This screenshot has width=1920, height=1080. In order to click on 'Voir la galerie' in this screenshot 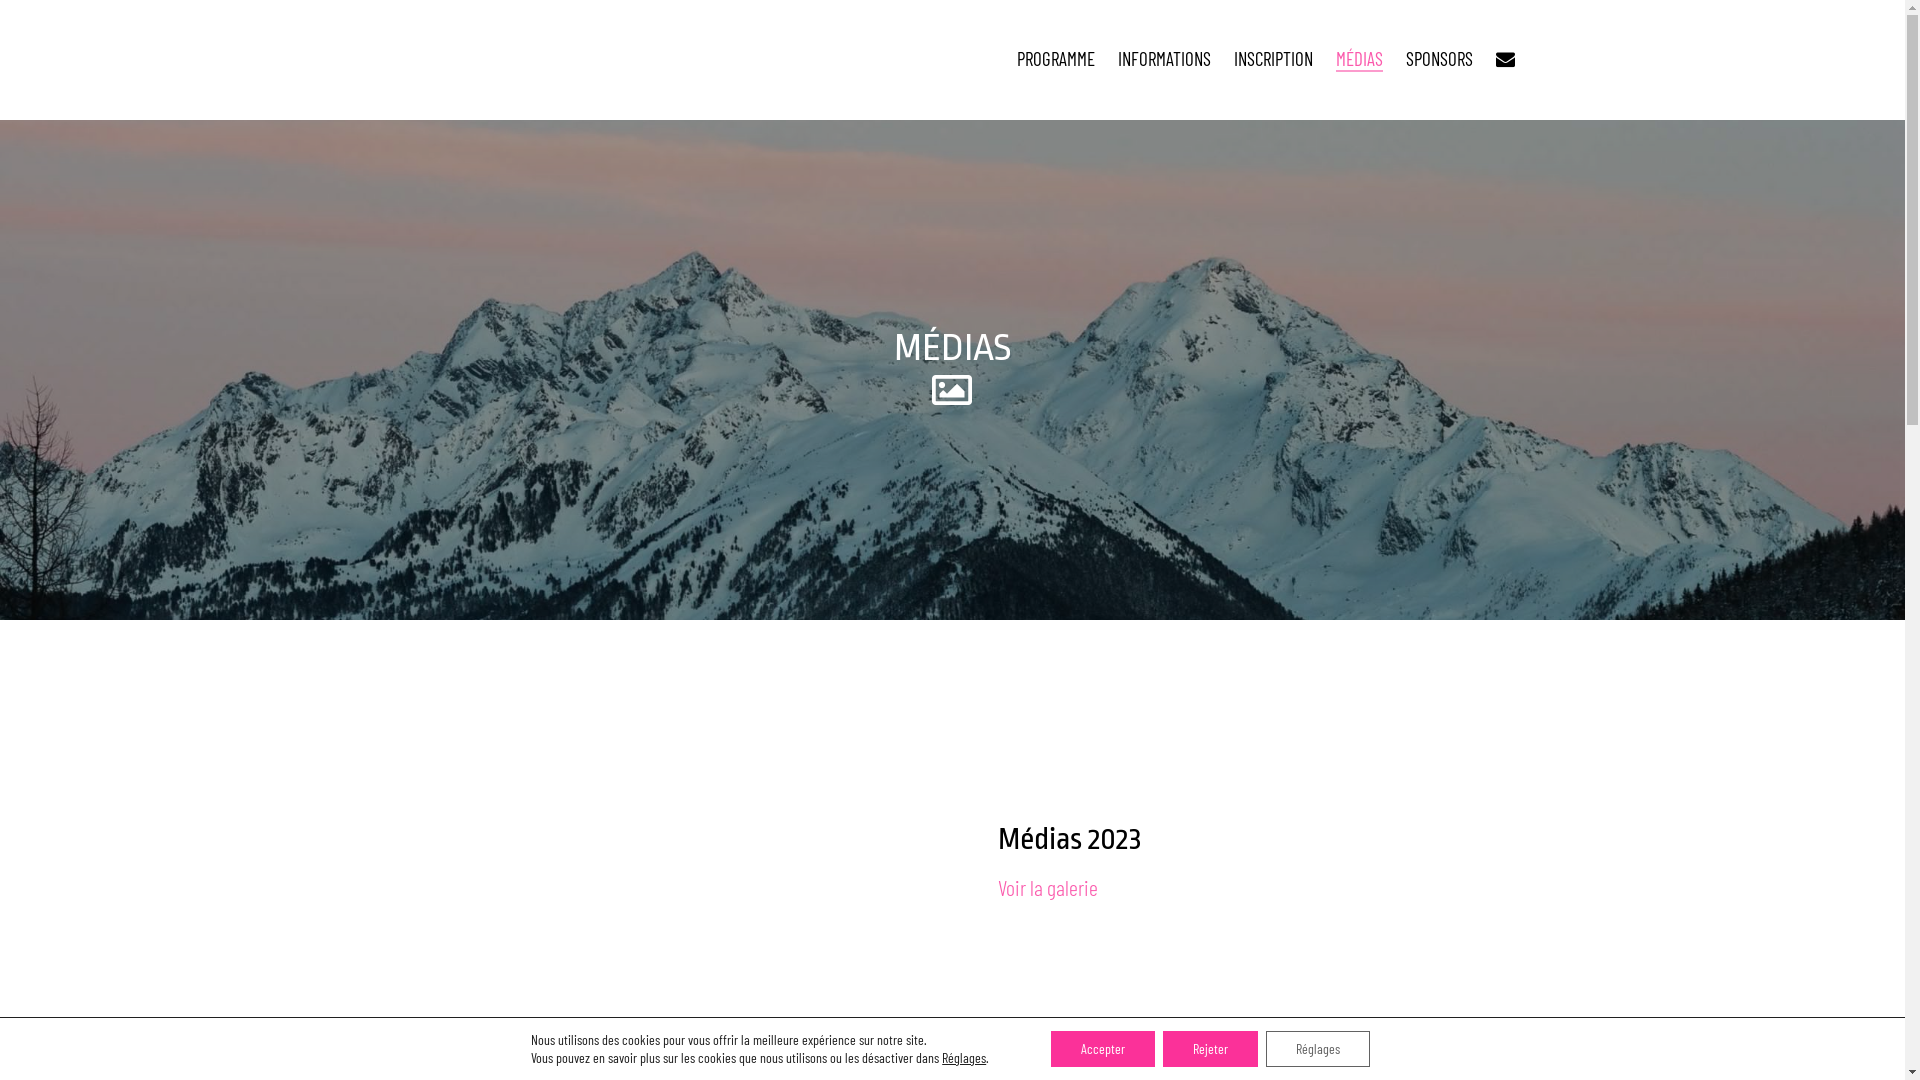, I will do `click(1046, 886)`.